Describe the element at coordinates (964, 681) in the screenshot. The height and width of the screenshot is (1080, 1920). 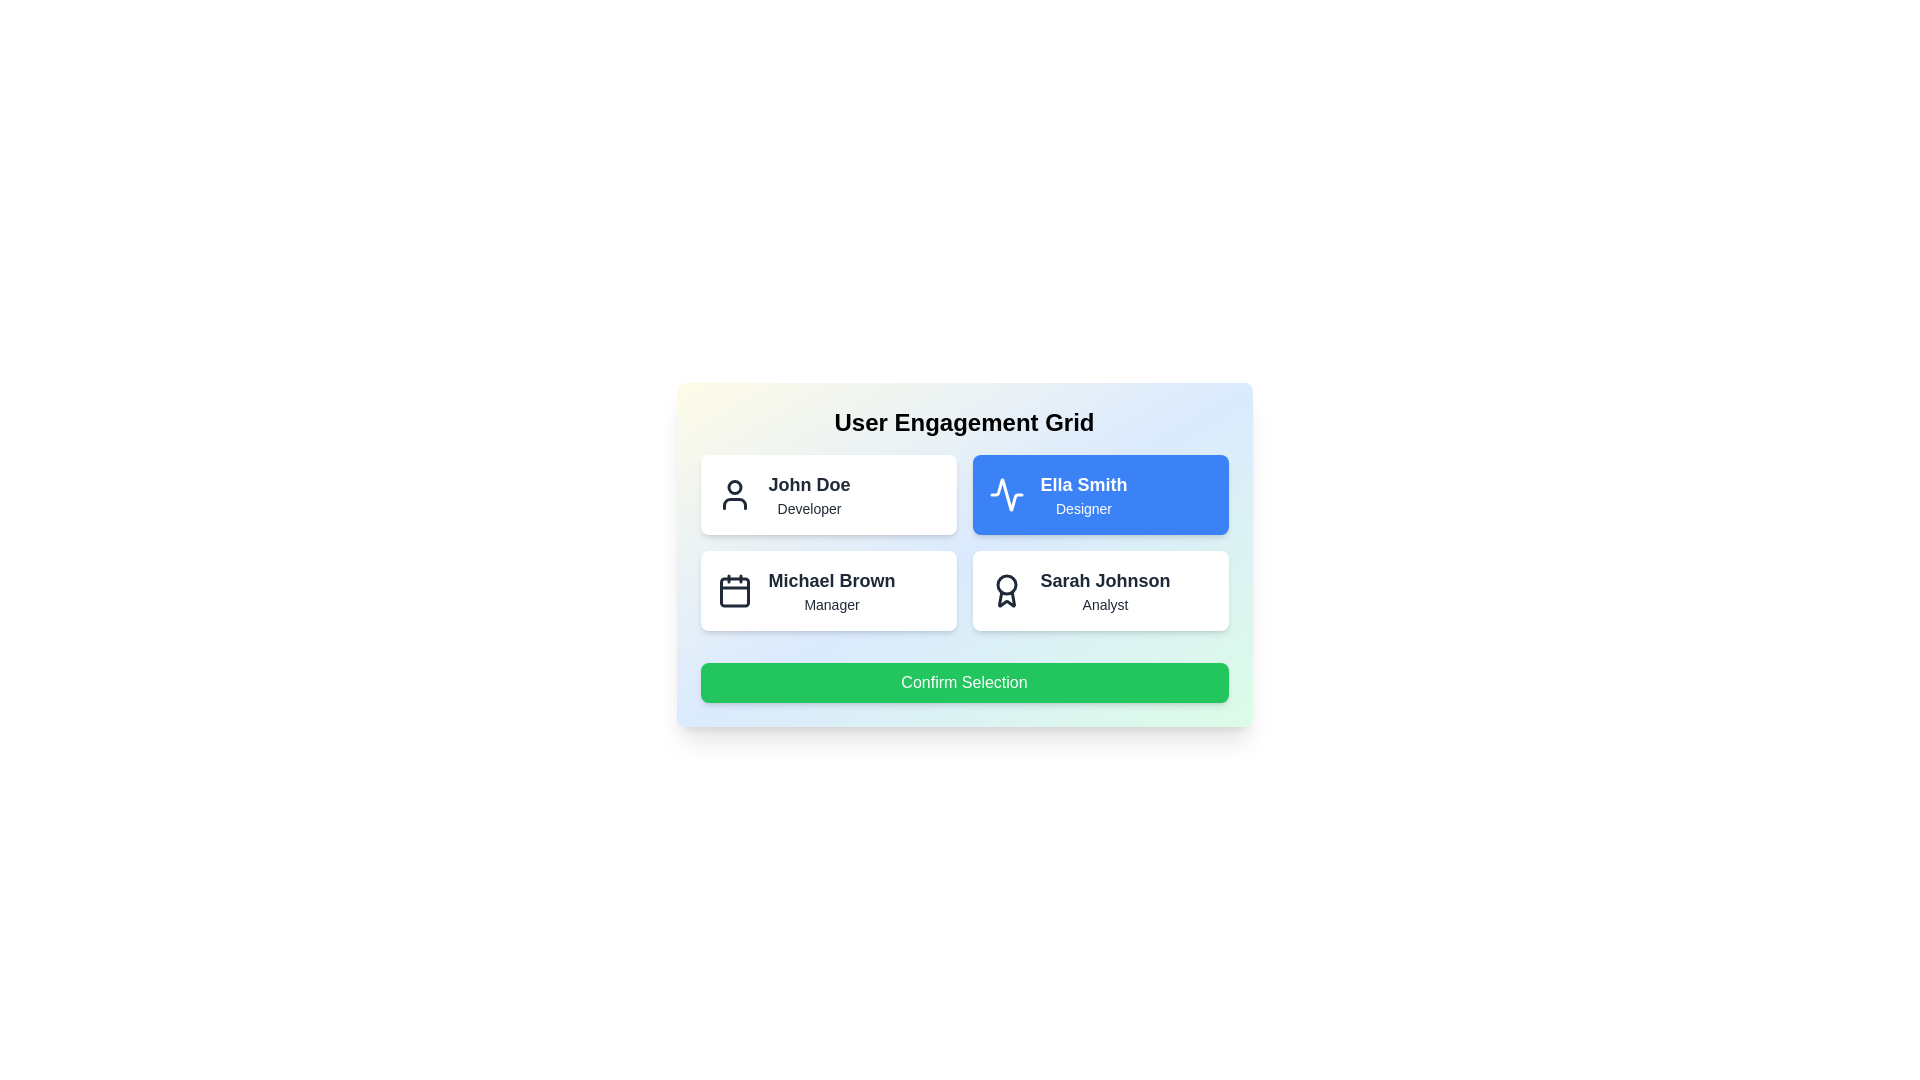
I see `'Confirm Selection' button to confirm the current selection` at that location.